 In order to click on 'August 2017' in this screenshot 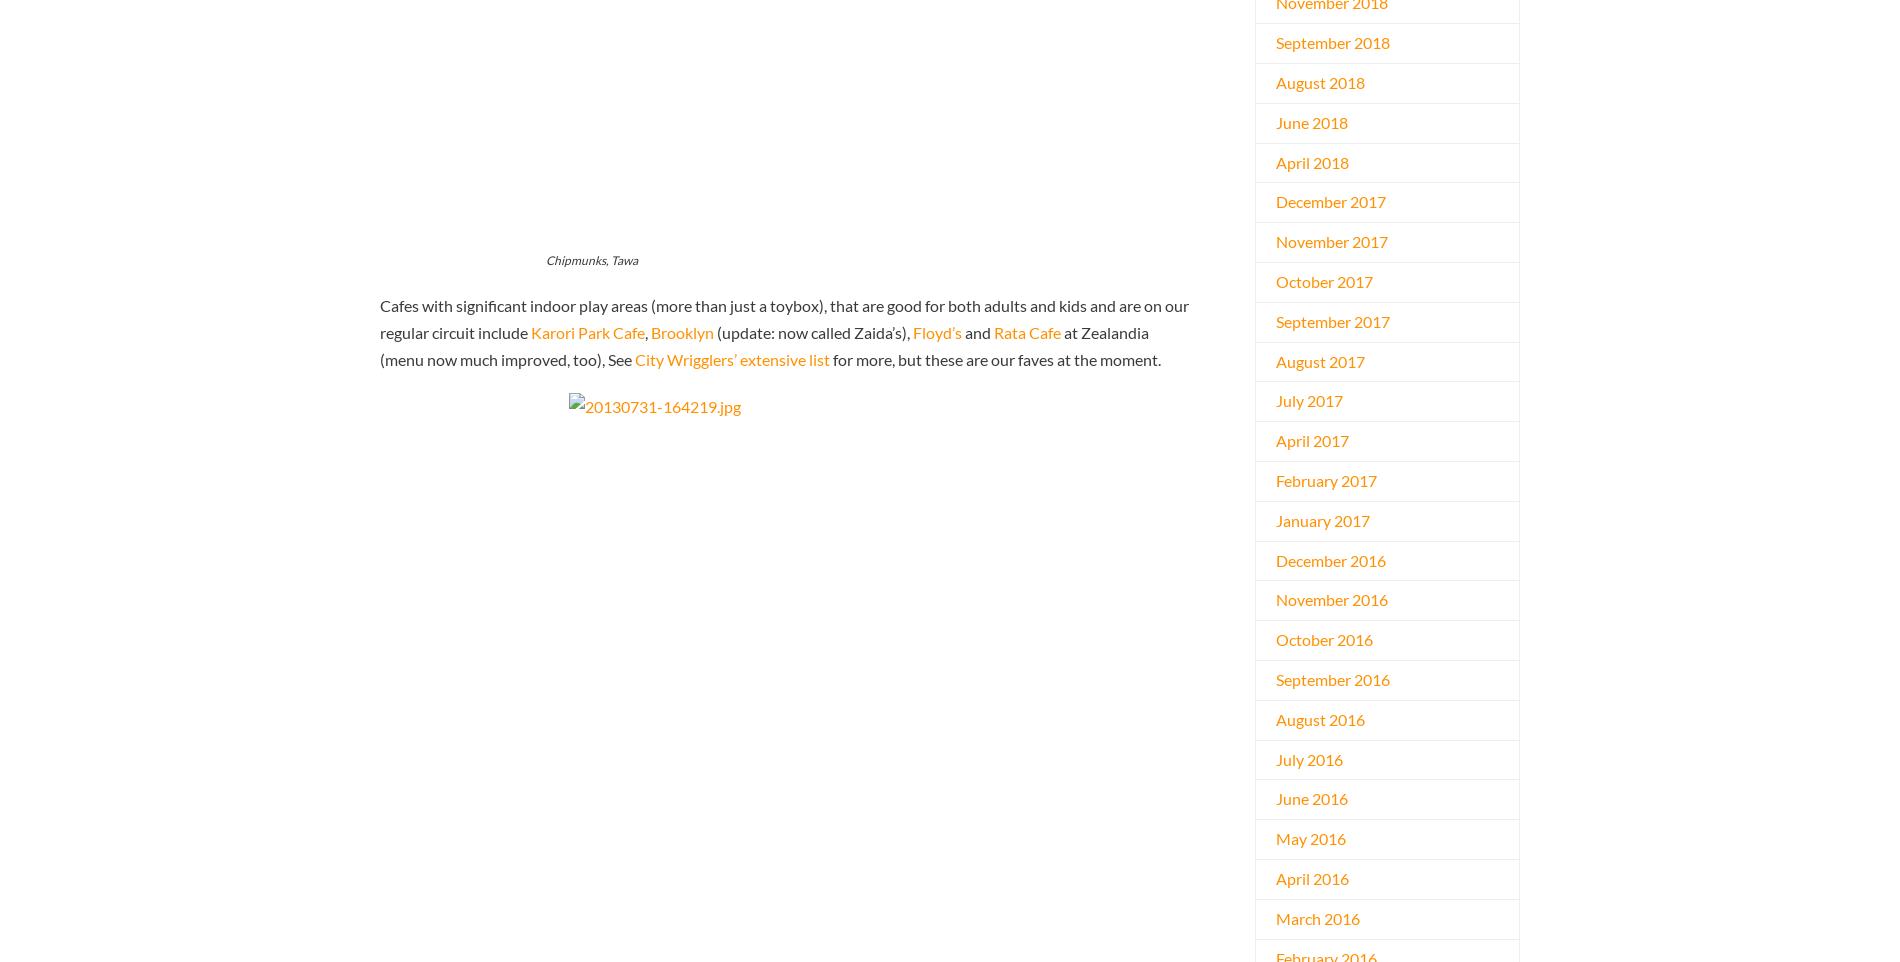, I will do `click(1275, 360)`.